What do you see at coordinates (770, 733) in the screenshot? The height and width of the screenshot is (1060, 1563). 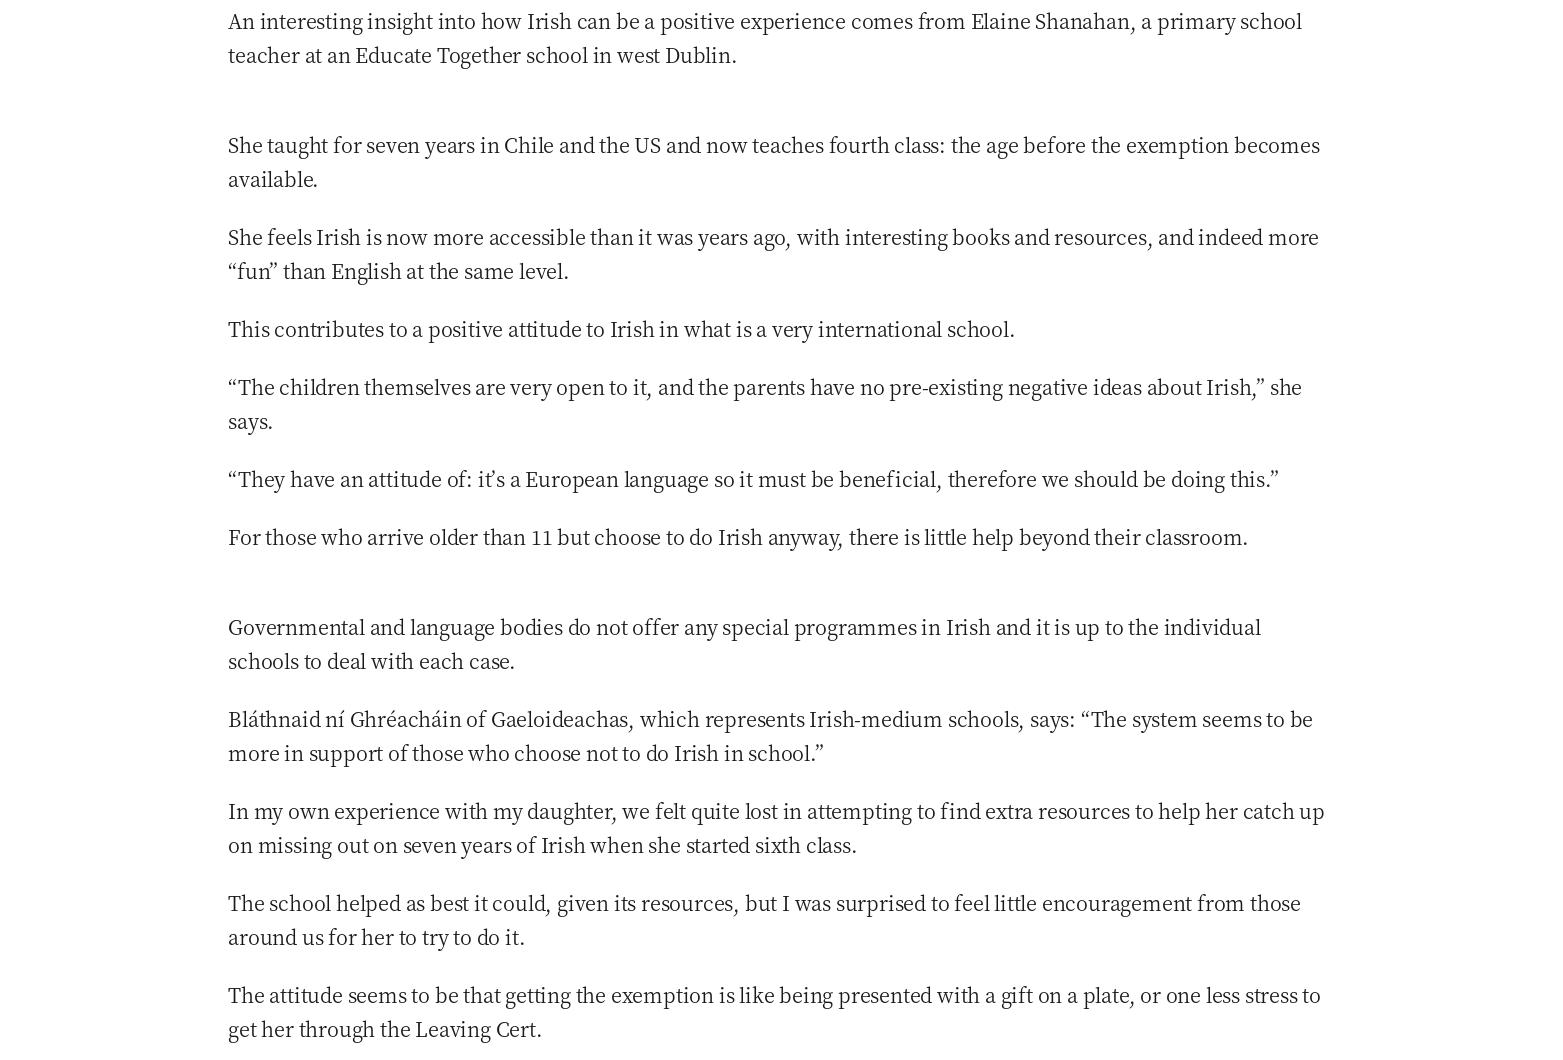 I see `'Bláthnaid ní Ghréacháin of Gaeloideachas, which represents Irish-medium schools, says: “The system seems to be more in support of those who choose not to do Irish in school.”'` at bounding box center [770, 733].